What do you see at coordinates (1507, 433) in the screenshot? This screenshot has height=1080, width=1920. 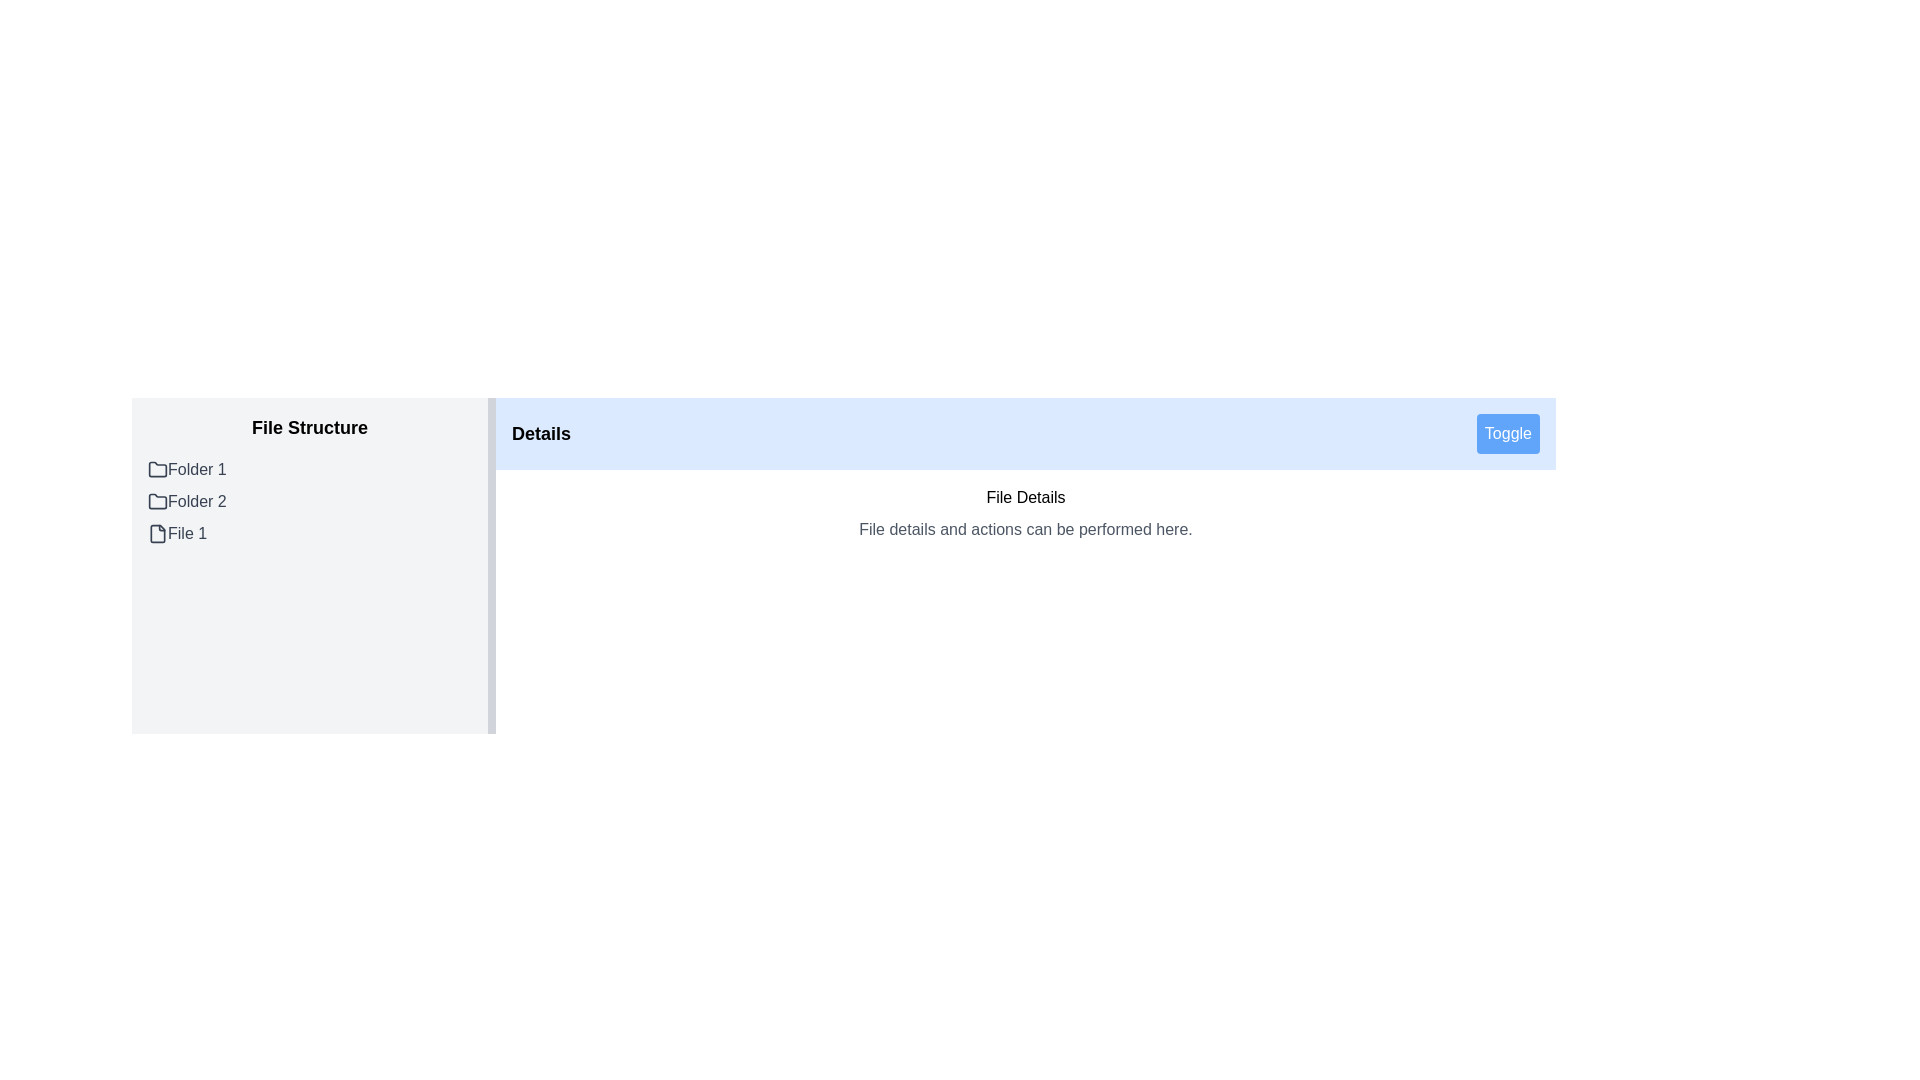 I see `the button located on the far right of the light blue bar labeled 'Details'` at bounding box center [1507, 433].